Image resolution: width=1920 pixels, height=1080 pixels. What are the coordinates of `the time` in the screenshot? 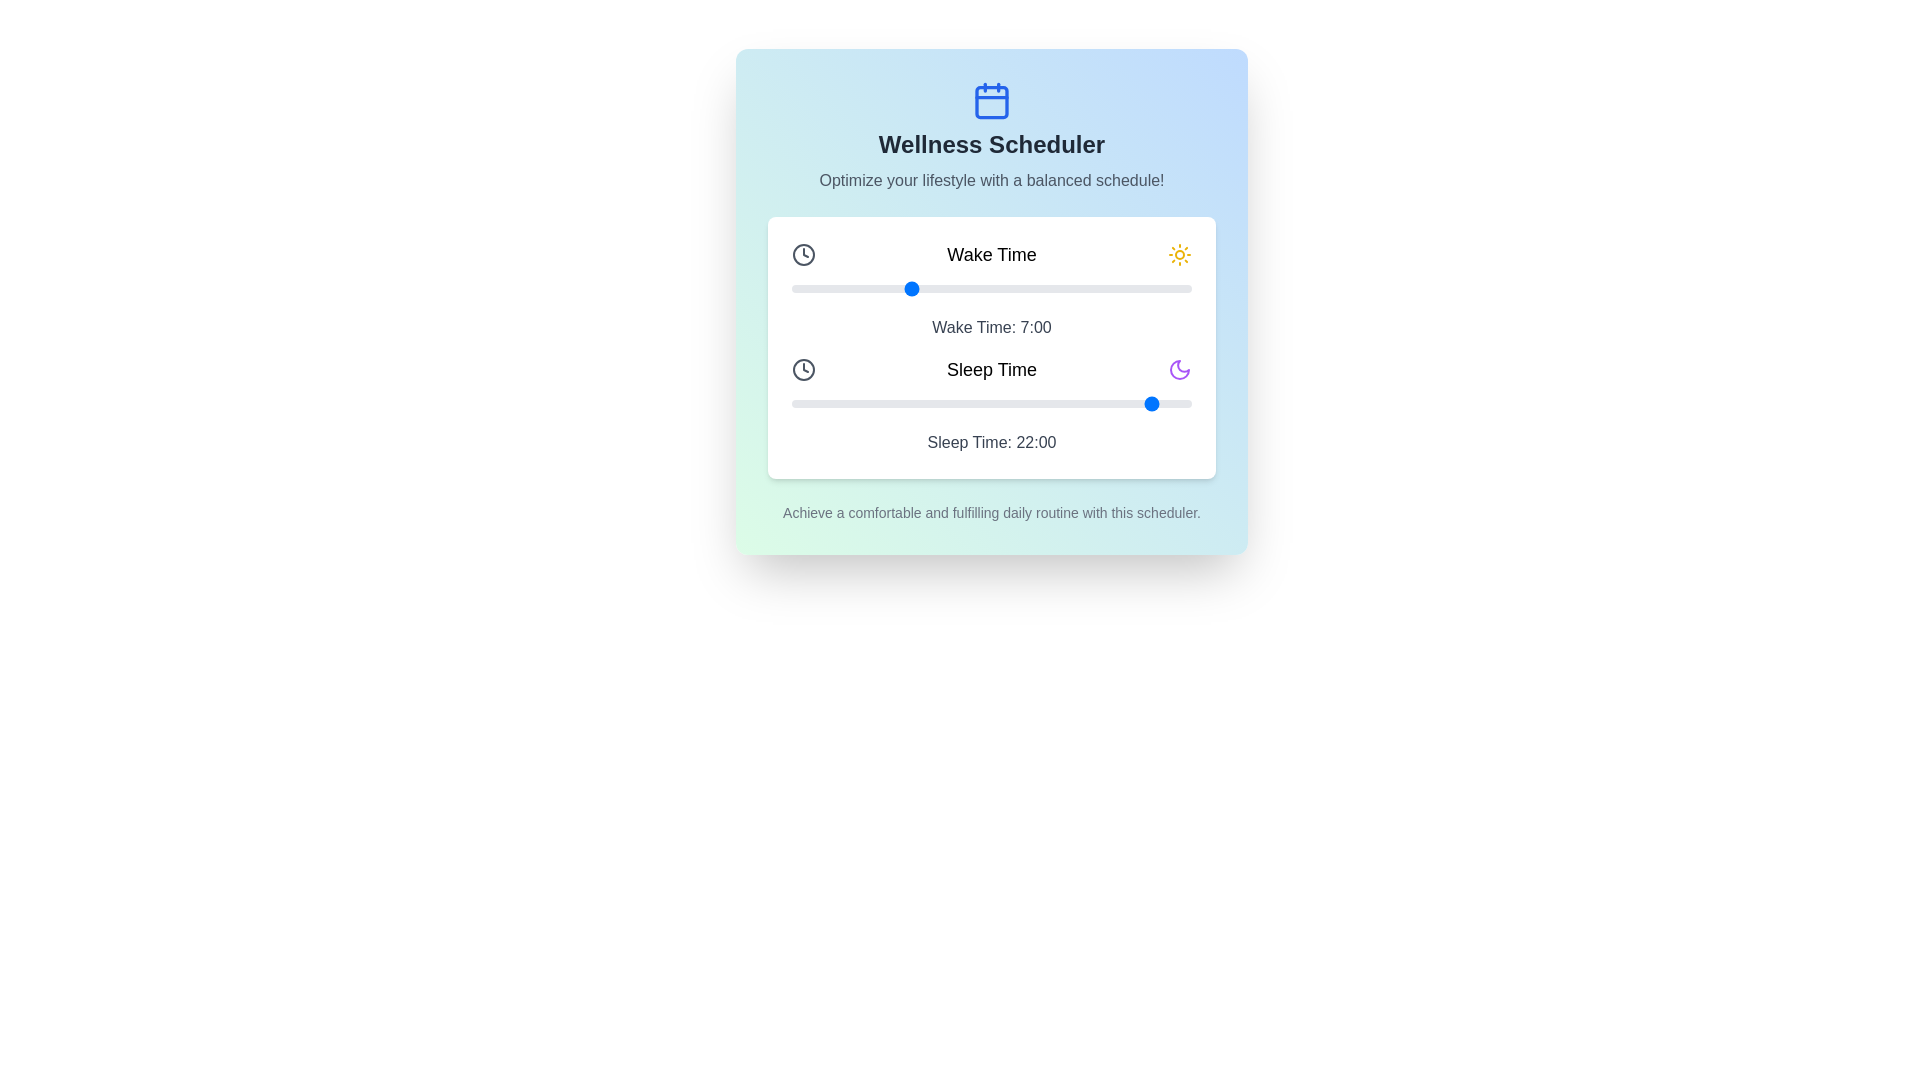 It's located at (1040, 404).